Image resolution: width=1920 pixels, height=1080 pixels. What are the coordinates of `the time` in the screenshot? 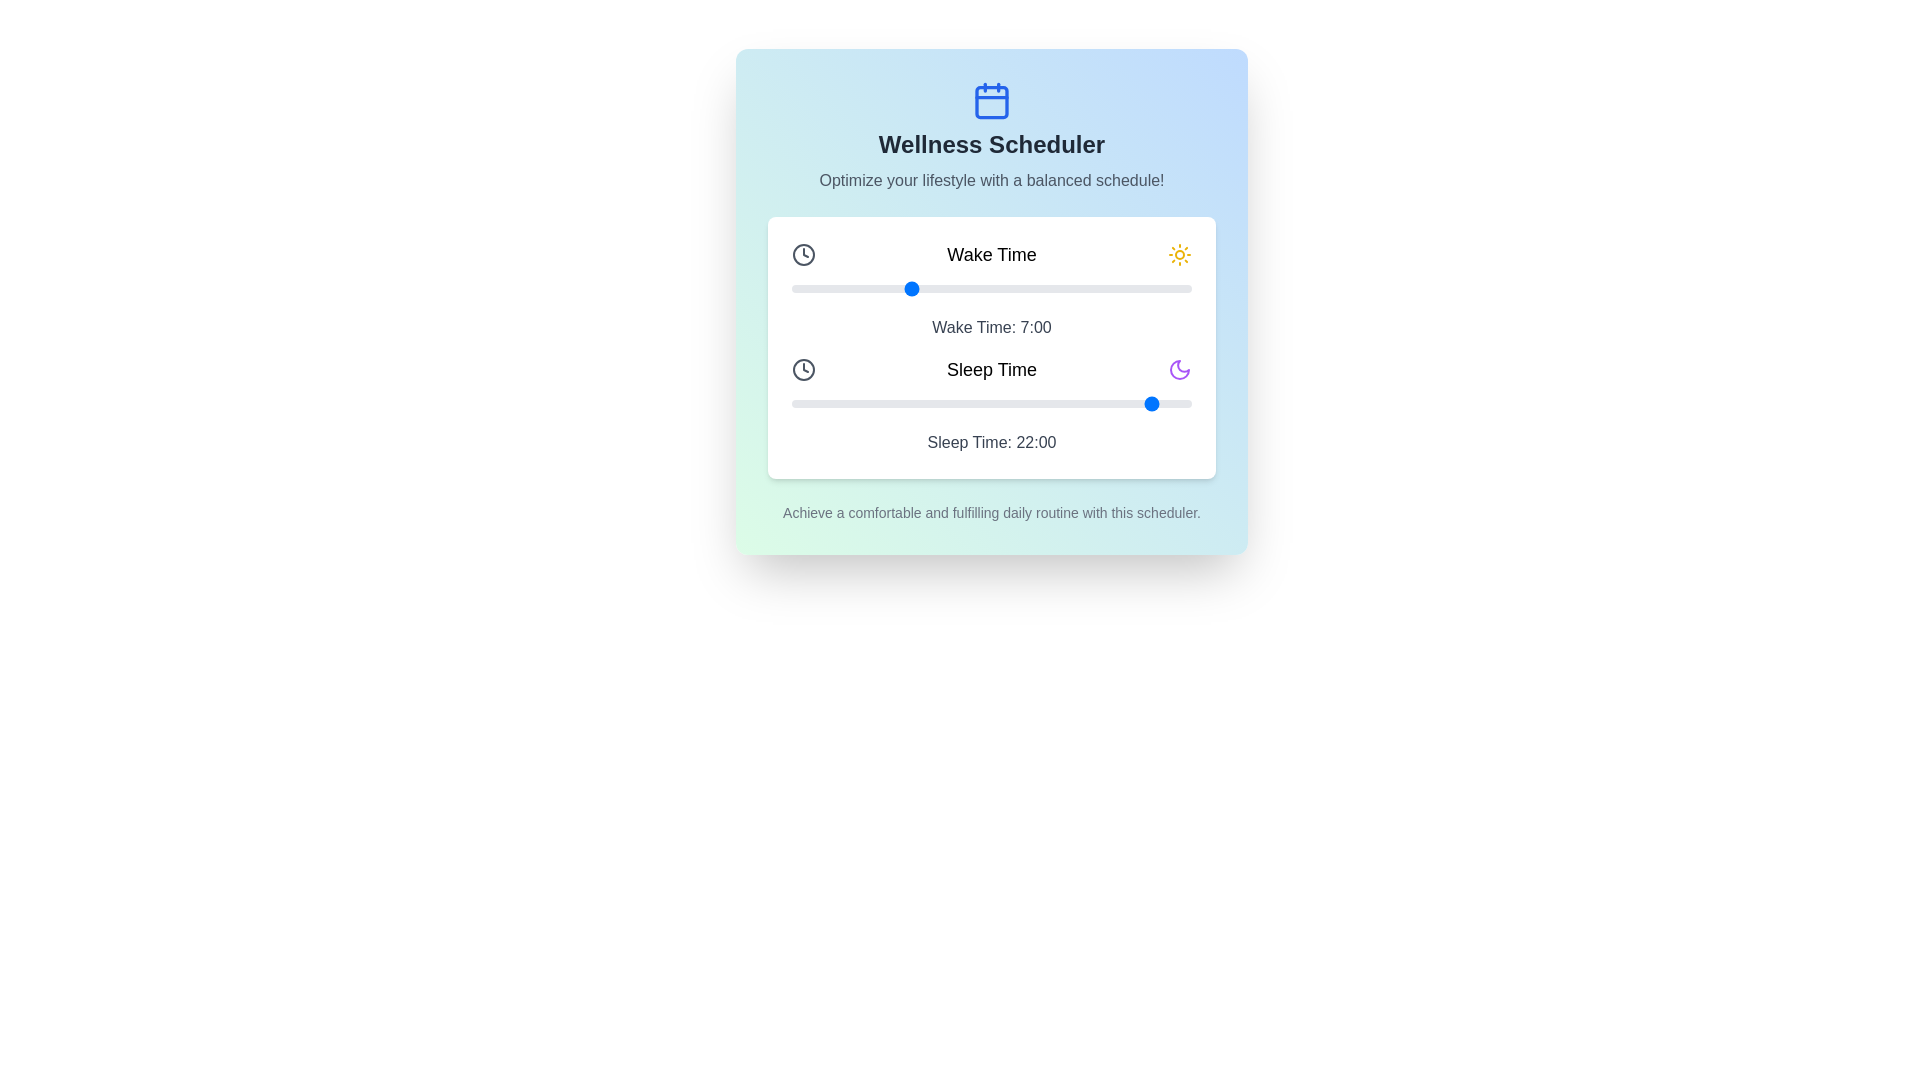 It's located at (1040, 404).